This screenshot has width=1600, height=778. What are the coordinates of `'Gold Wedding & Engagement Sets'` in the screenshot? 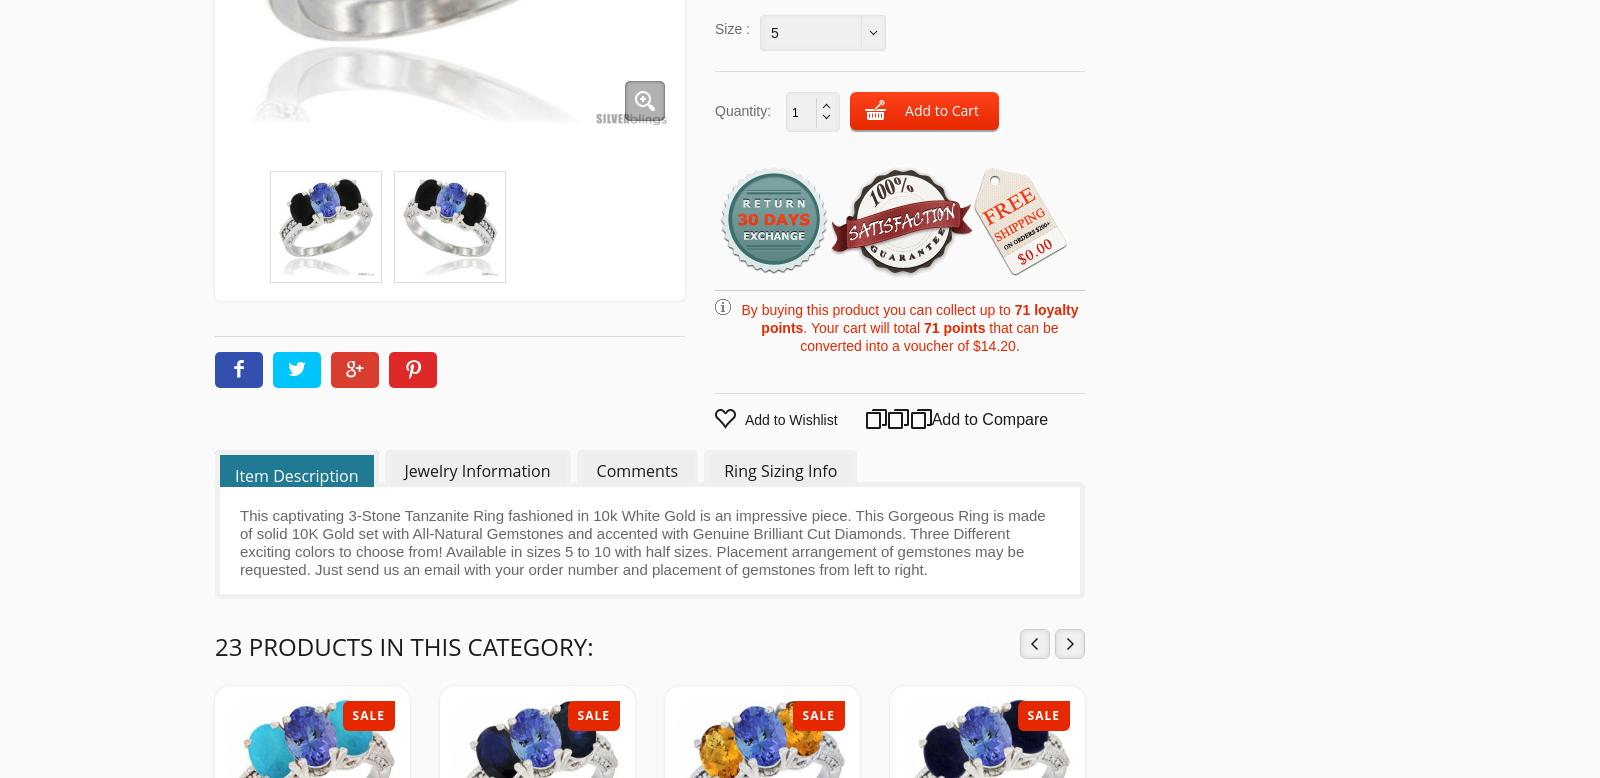 It's located at (1040, 155).